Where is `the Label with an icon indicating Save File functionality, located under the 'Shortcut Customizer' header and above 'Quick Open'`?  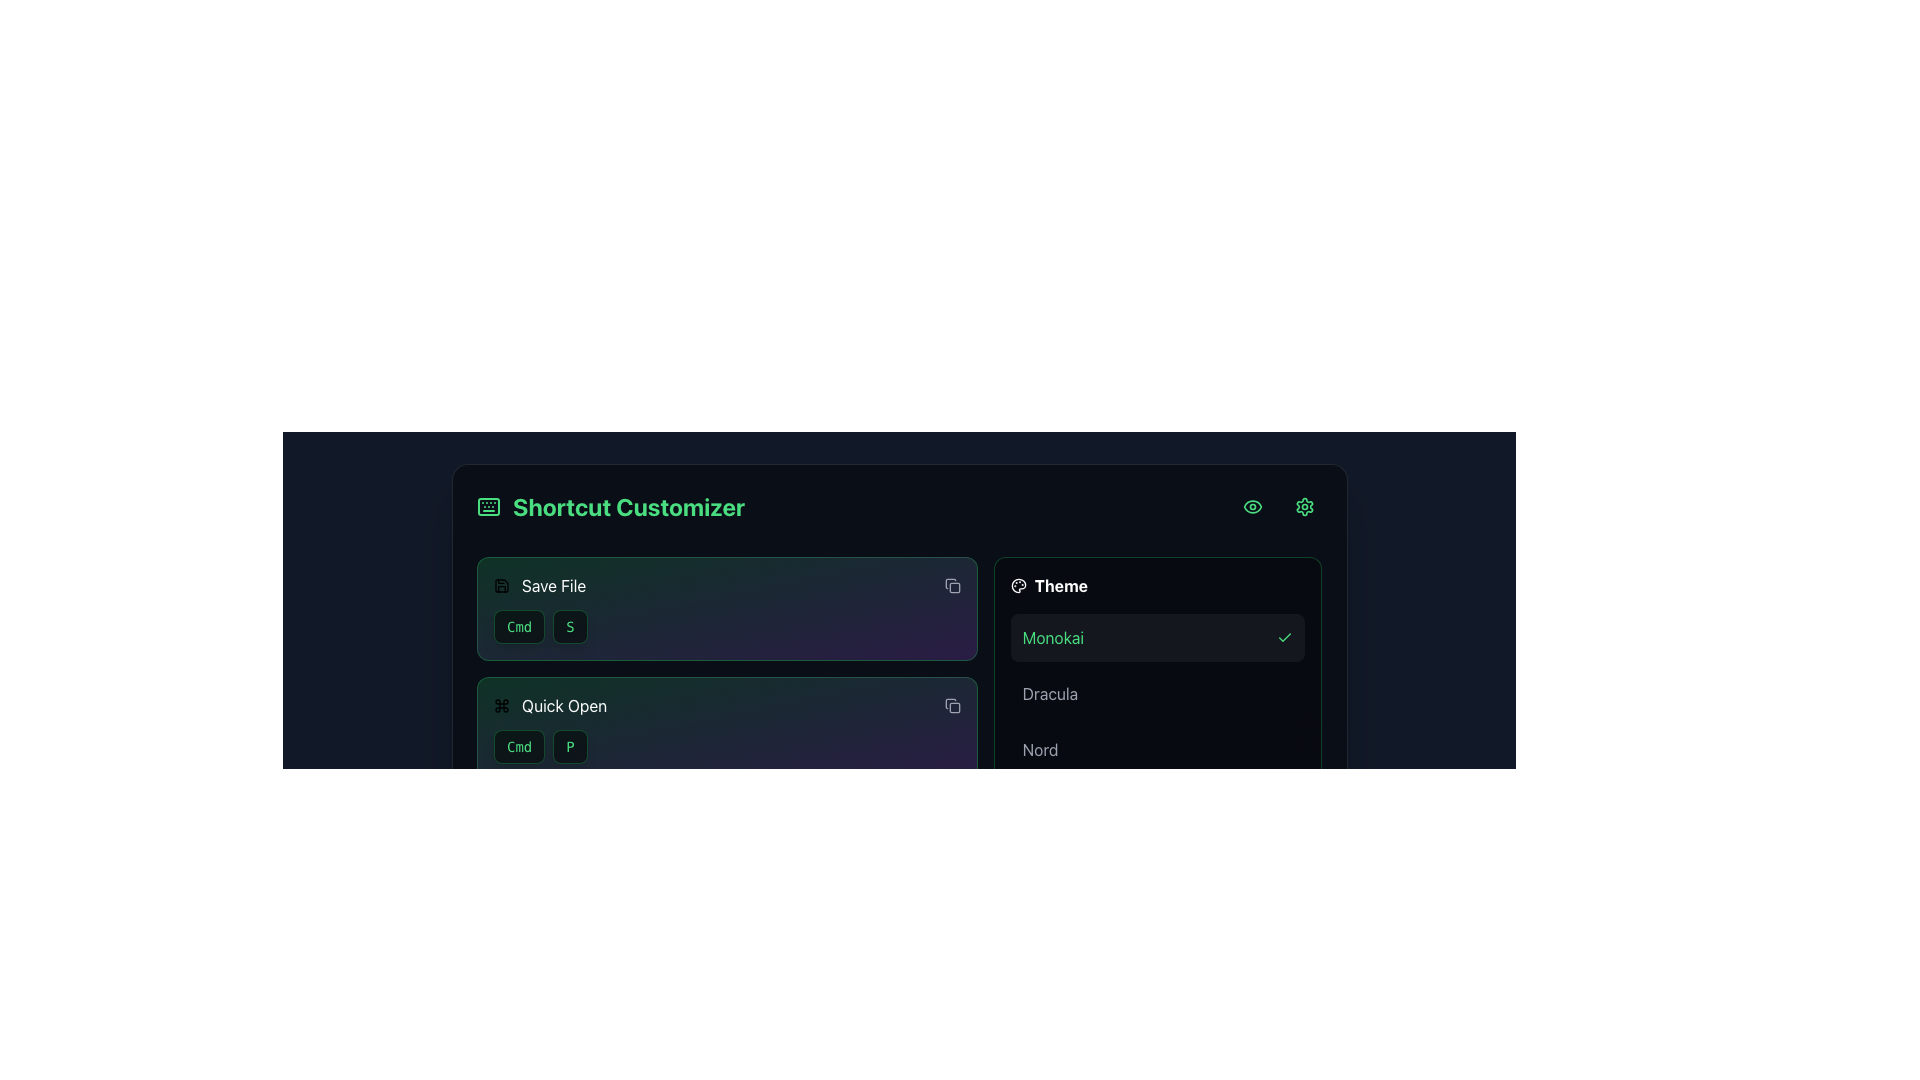
the Label with an icon indicating Save File functionality, located under the 'Shortcut Customizer' header and above 'Quick Open' is located at coordinates (539, 585).